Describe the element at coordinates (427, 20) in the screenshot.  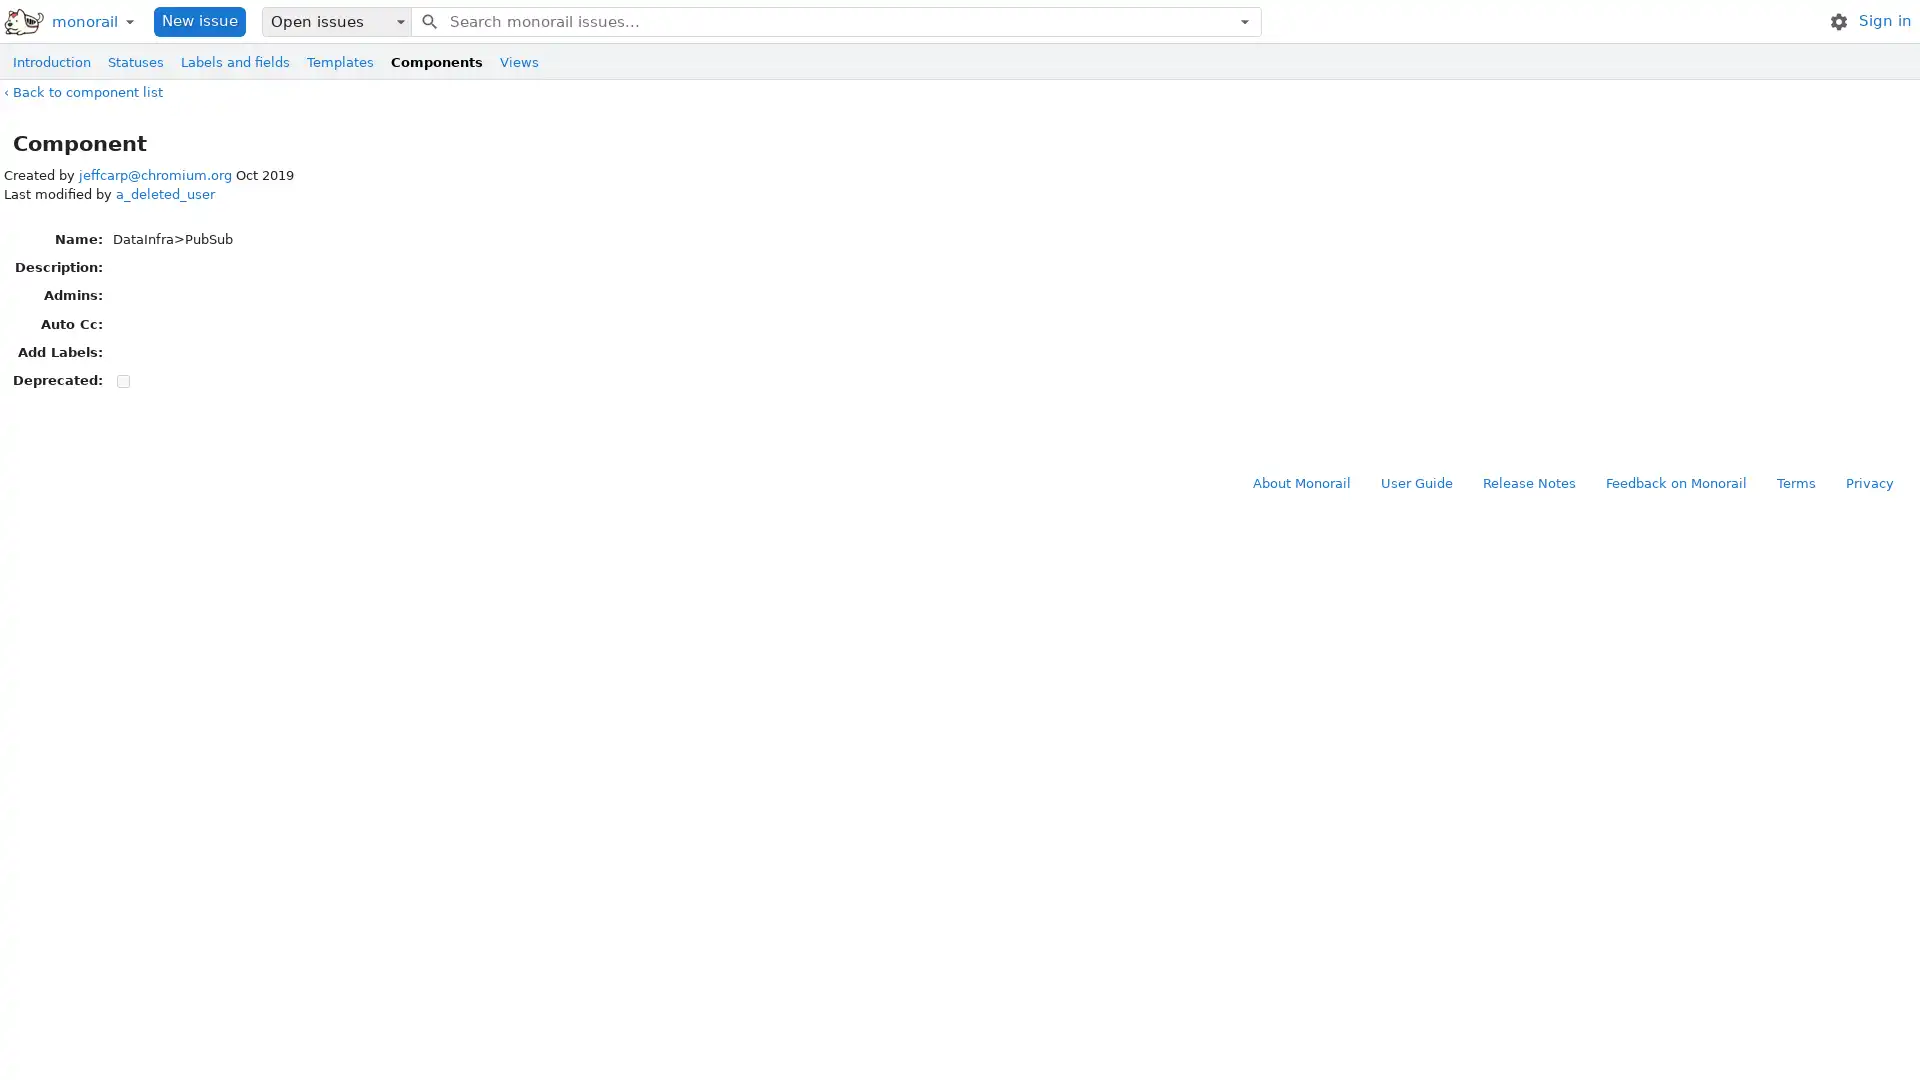
I see `search` at that location.